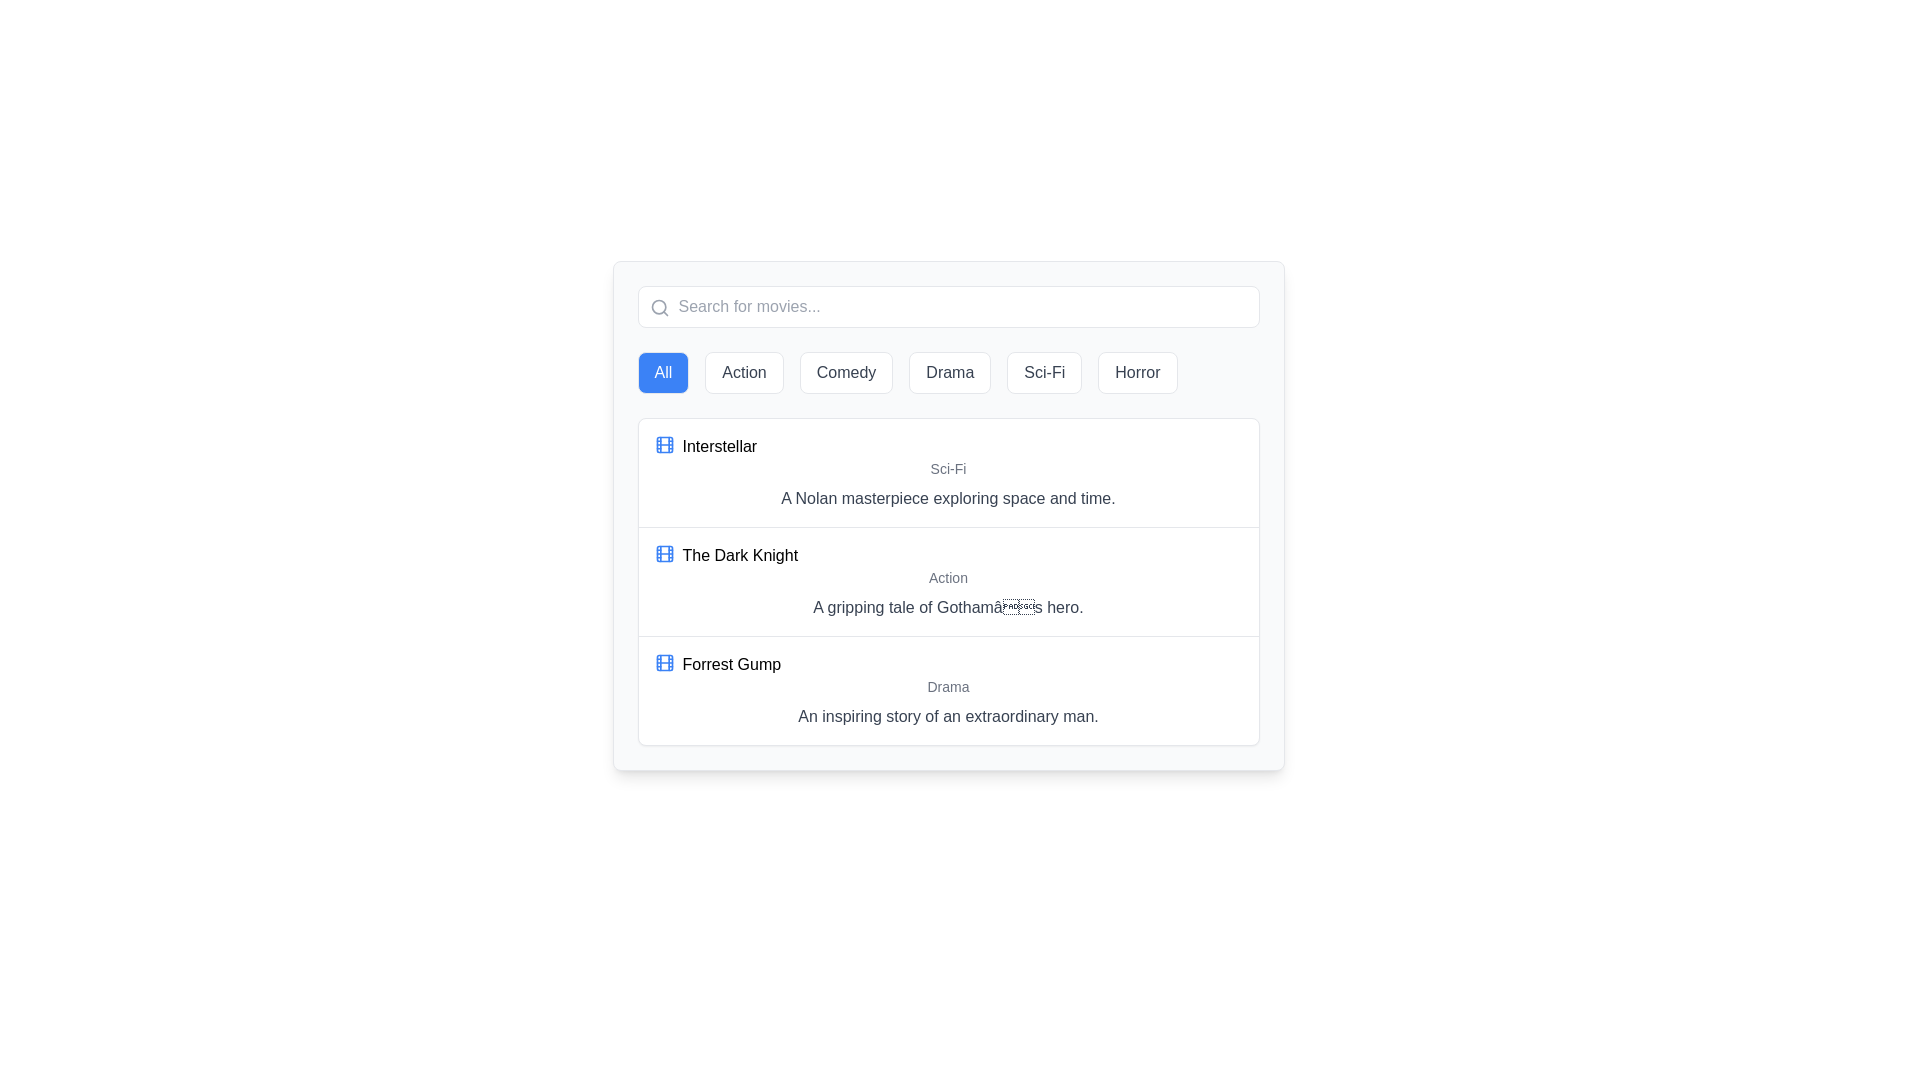  What do you see at coordinates (947, 716) in the screenshot?
I see `the text element that provides a brief summary of the movie 'Forrest Gump', located below the genre label 'Drama'` at bounding box center [947, 716].